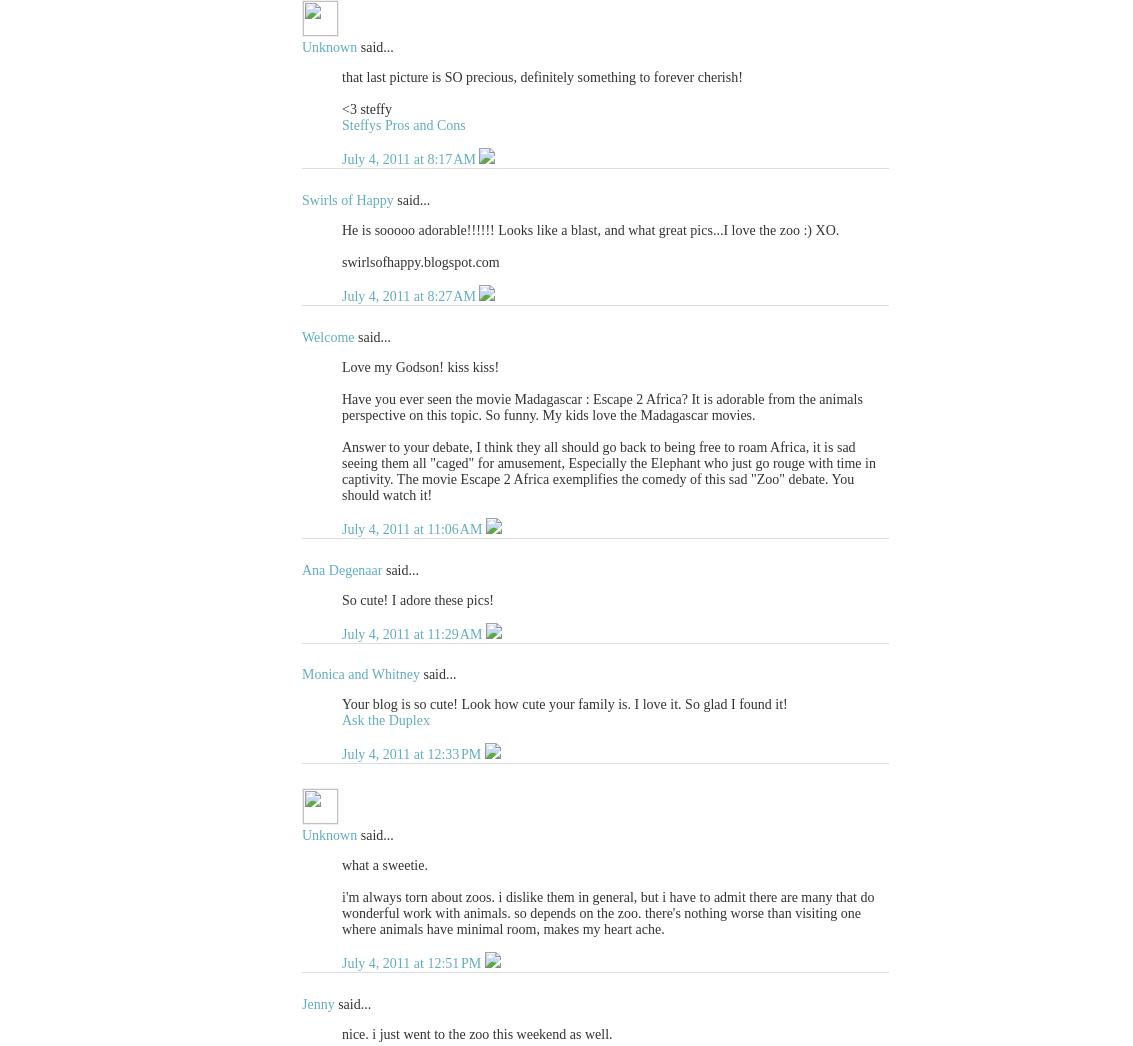 The width and height of the screenshot is (1133, 1046). Describe the element at coordinates (410, 159) in the screenshot. I see `'July 4, 2011 at 8:17 AM'` at that location.